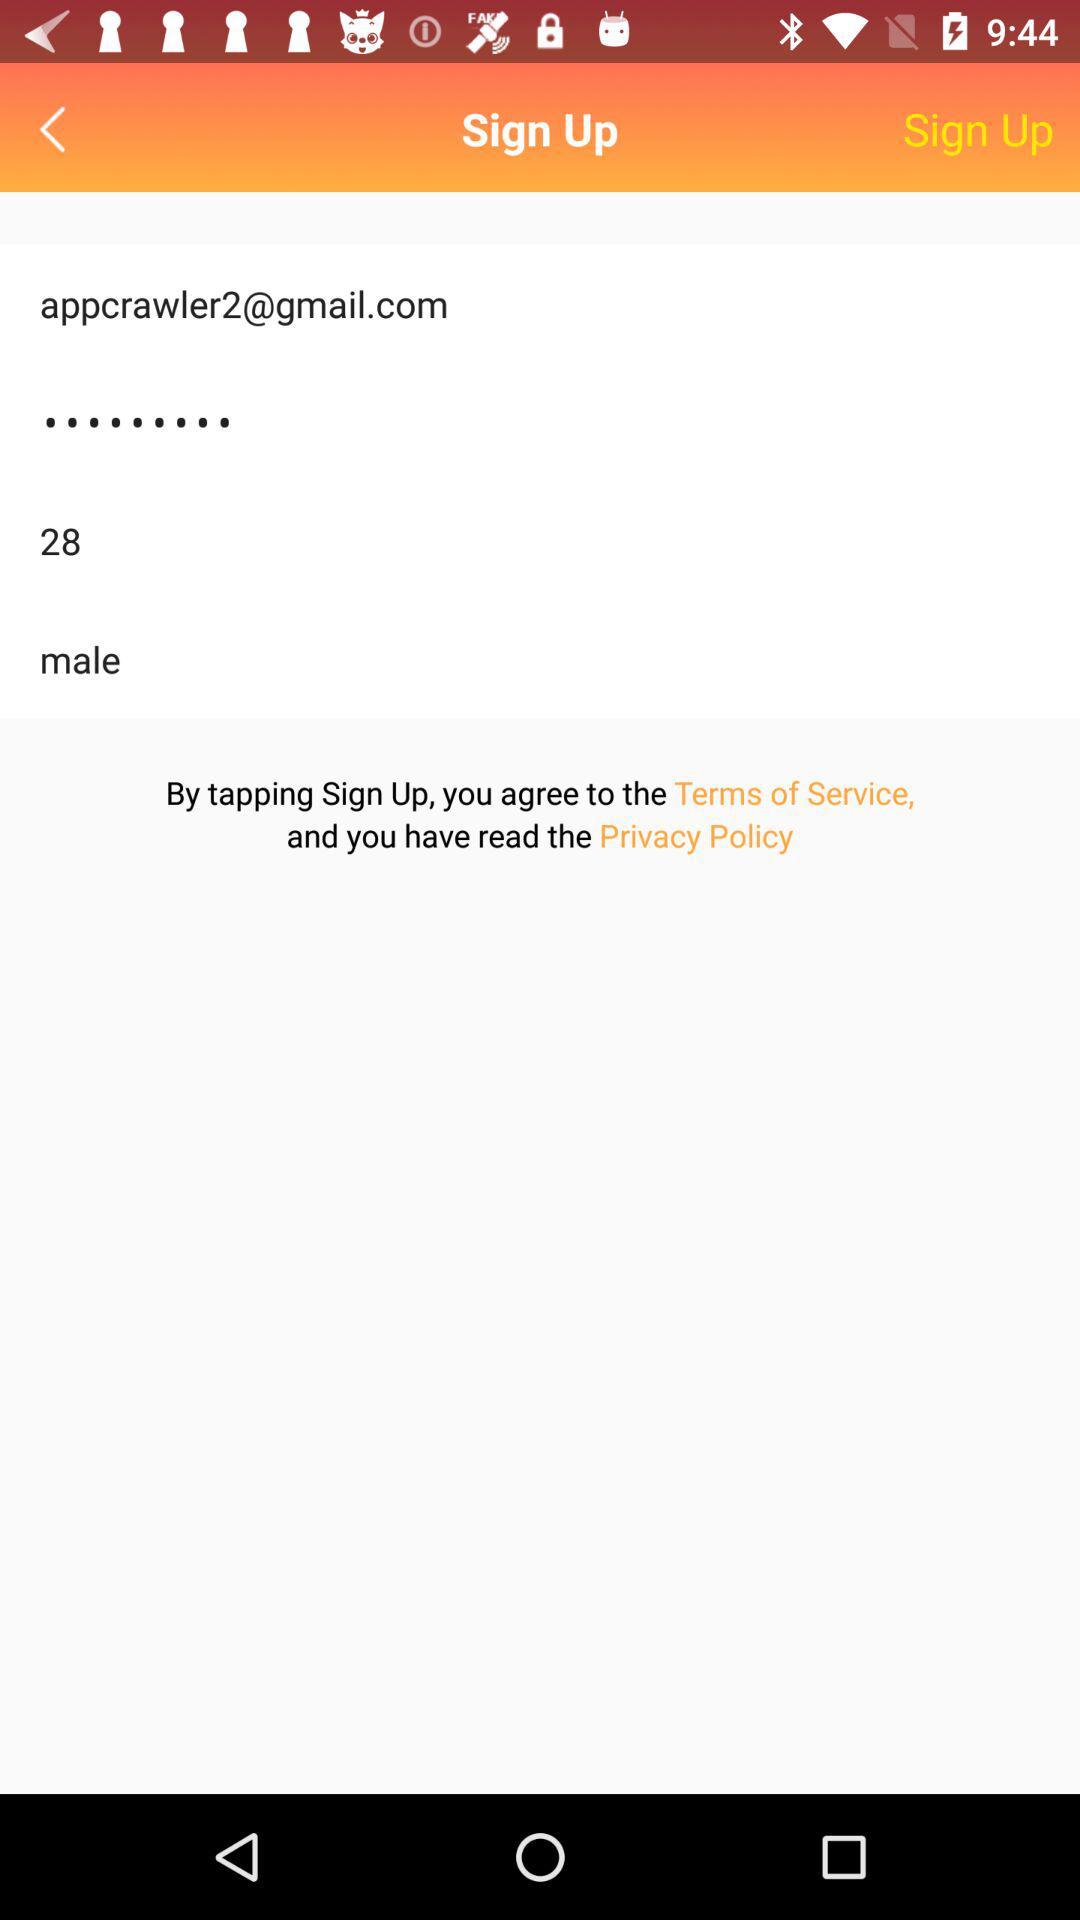 Image resolution: width=1080 pixels, height=1920 pixels. What do you see at coordinates (540, 540) in the screenshot?
I see `item below crowd3116` at bounding box center [540, 540].